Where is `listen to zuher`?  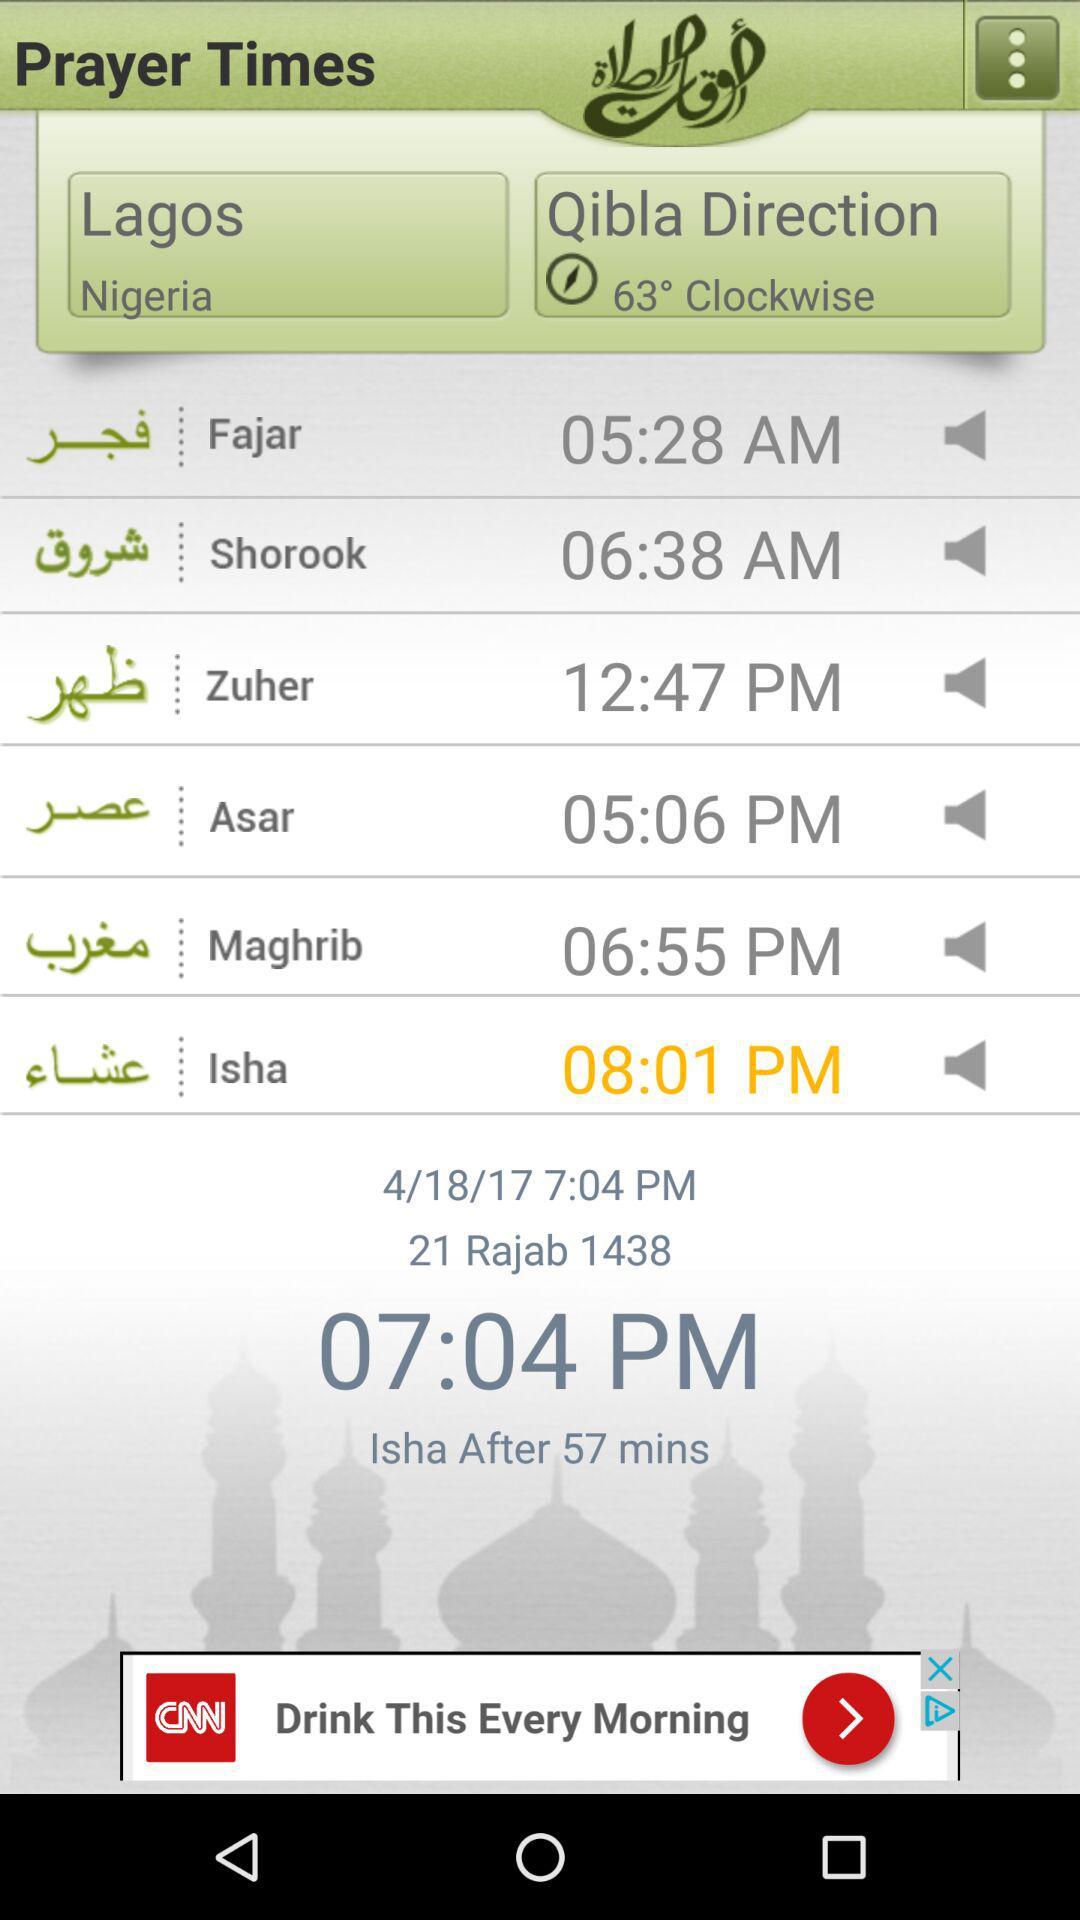
listen to zuher is located at coordinates (981, 685).